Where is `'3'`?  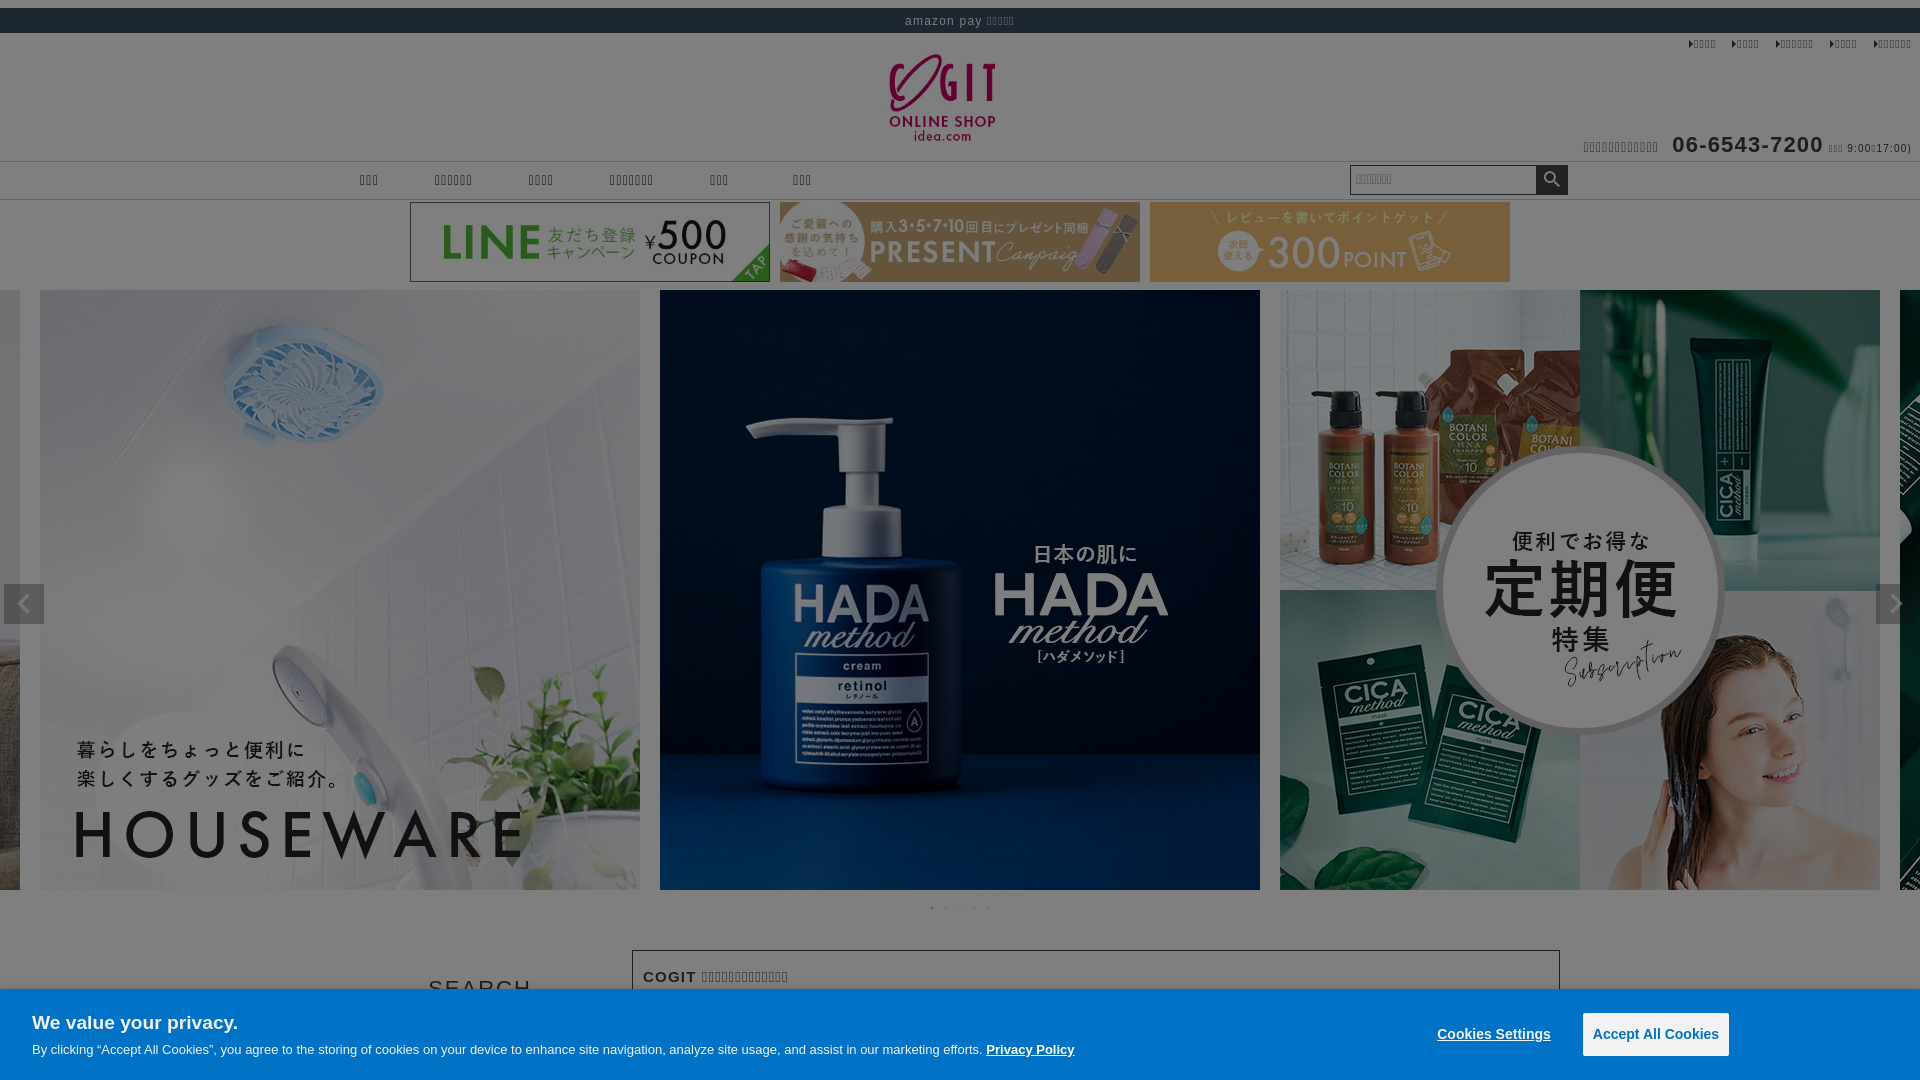 '3' is located at coordinates (960, 907).